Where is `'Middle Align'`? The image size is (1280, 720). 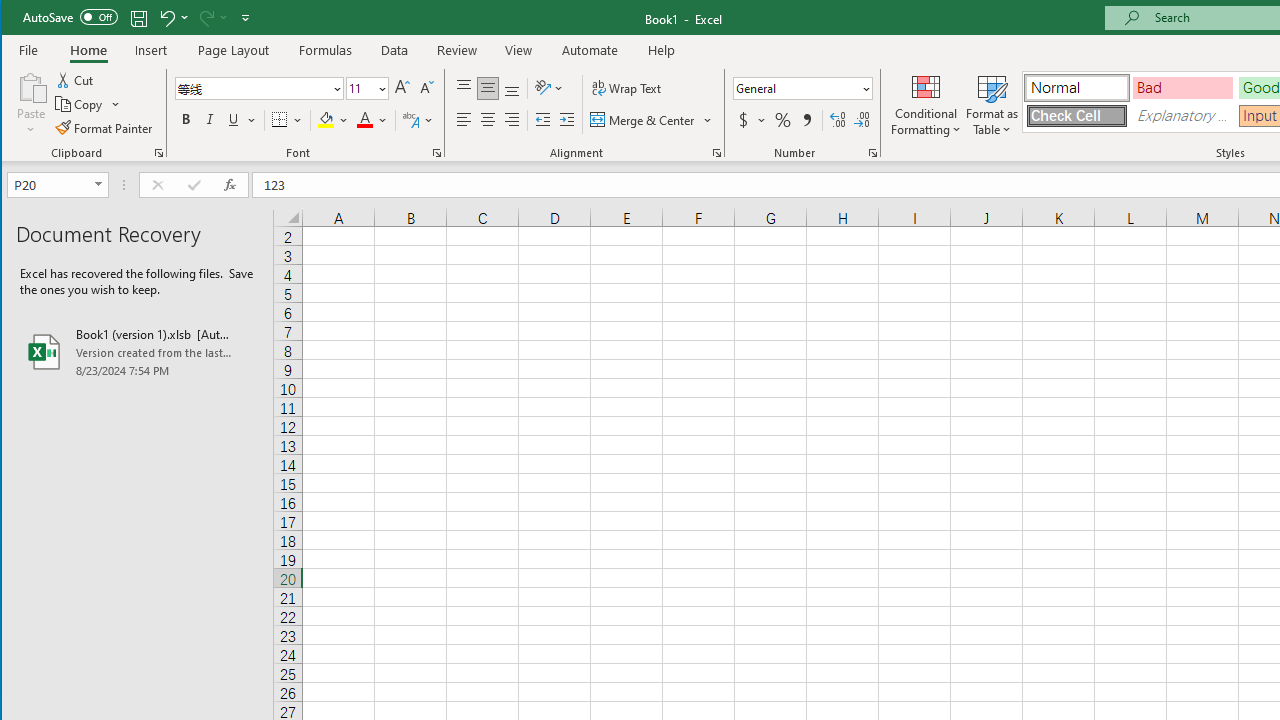
'Middle Align' is located at coordinates (488, 87).